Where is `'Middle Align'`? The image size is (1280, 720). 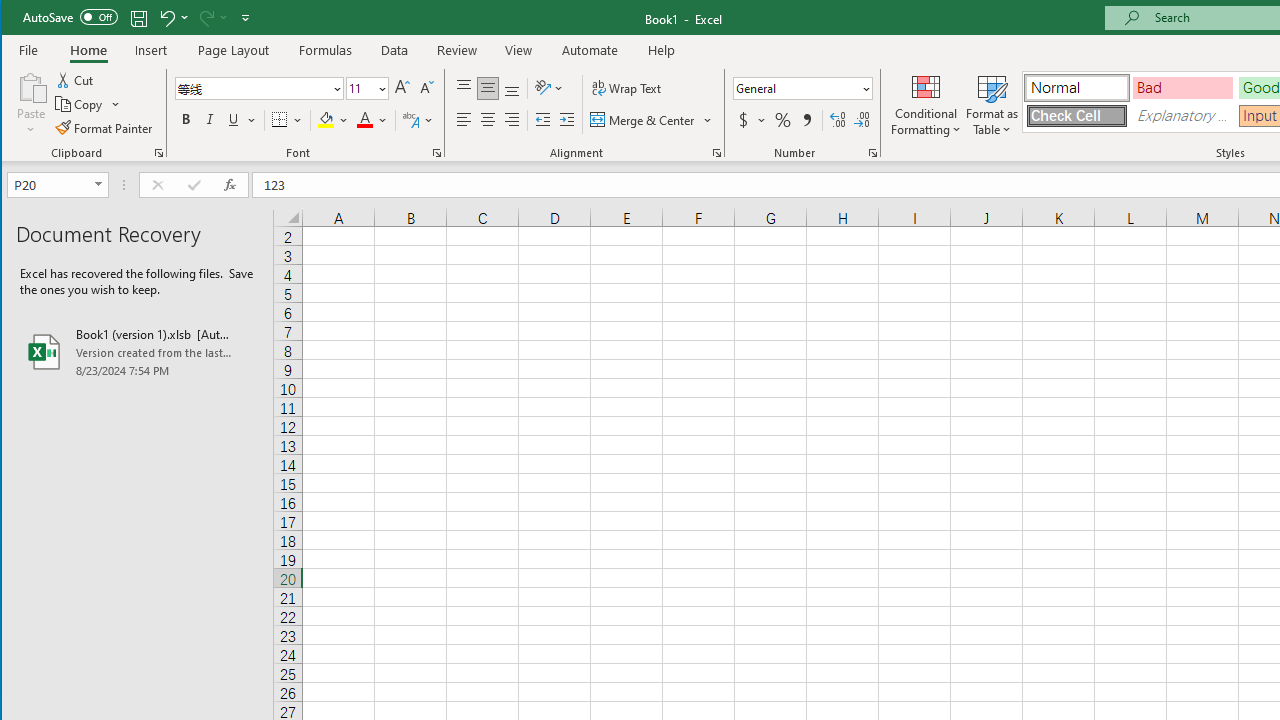
'Middle Align' is located at coordinates (488, 87).